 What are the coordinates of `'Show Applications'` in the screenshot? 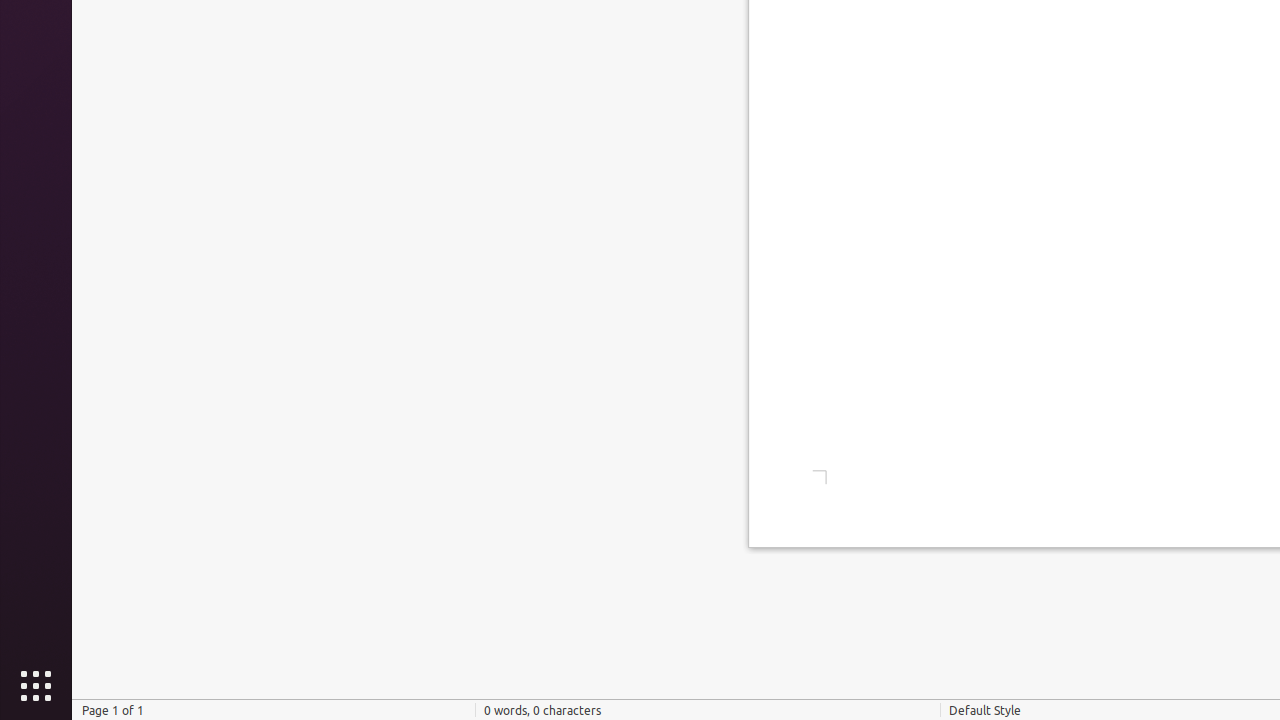 It's located at (35, 685).